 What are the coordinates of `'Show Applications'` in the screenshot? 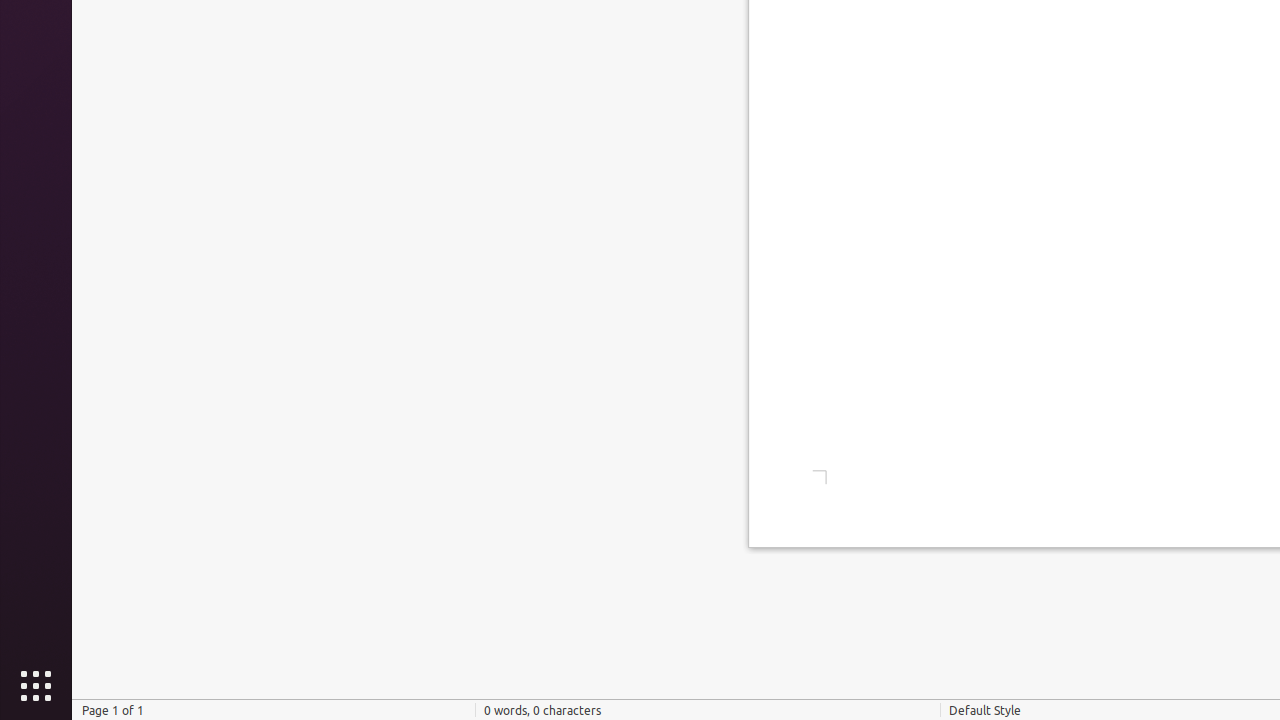 It's located at (35, 685).